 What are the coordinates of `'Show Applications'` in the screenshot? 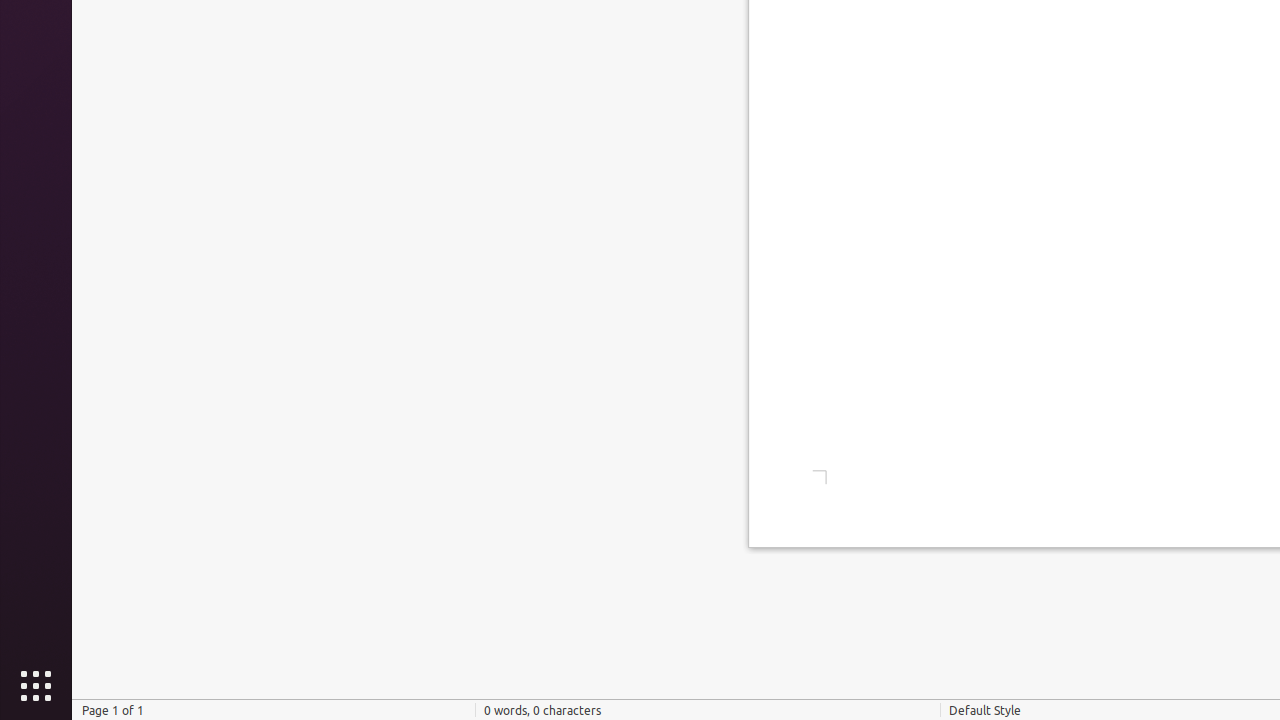 It's located at (35, 685).